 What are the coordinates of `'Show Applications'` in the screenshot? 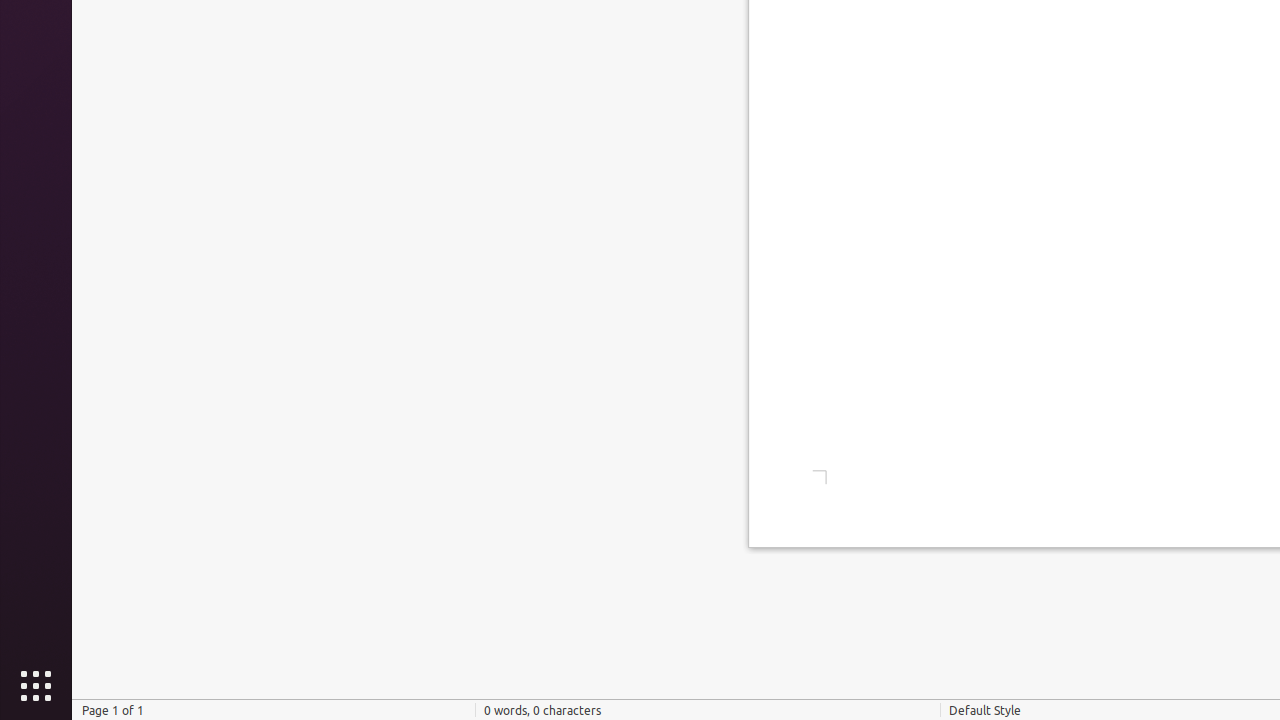 It's located at (35, 685).